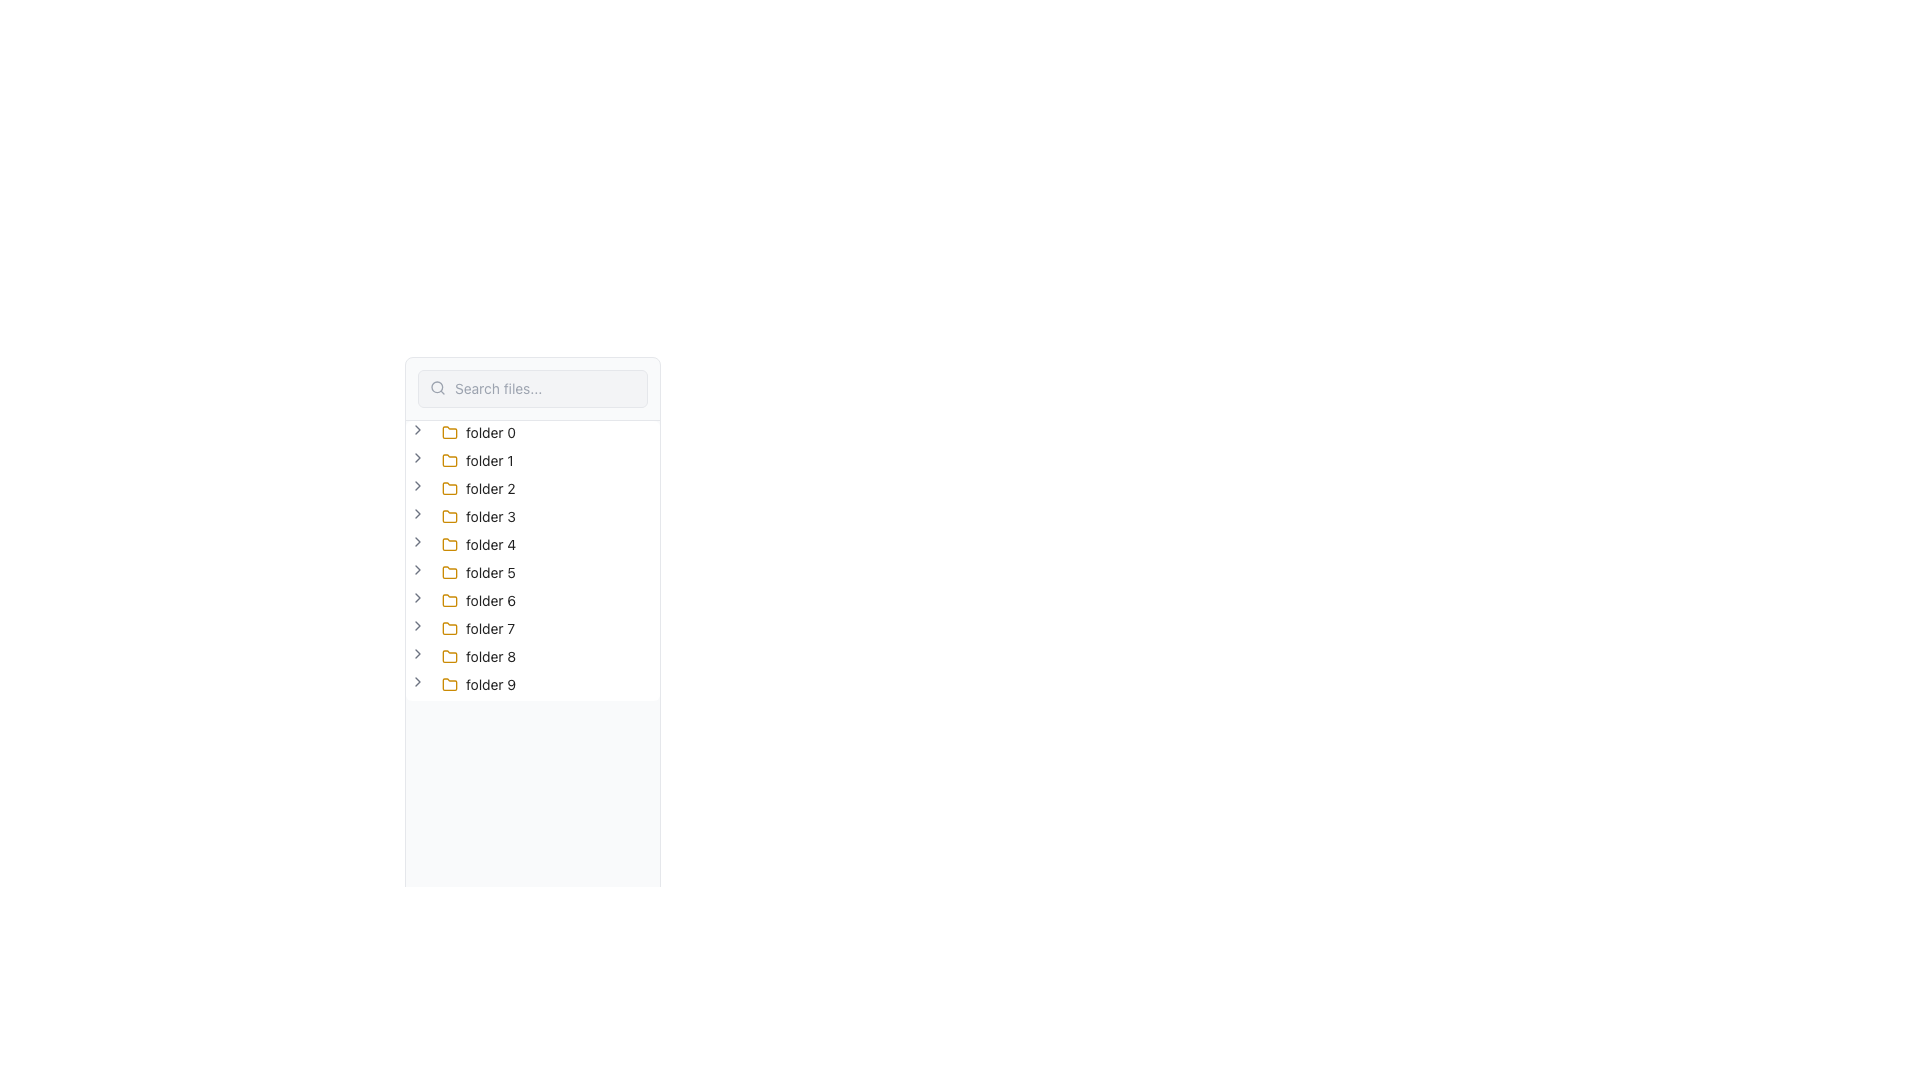  I want to click on the folder icon representing 'folder 3' in the file navigation panel, so click(449, 515).